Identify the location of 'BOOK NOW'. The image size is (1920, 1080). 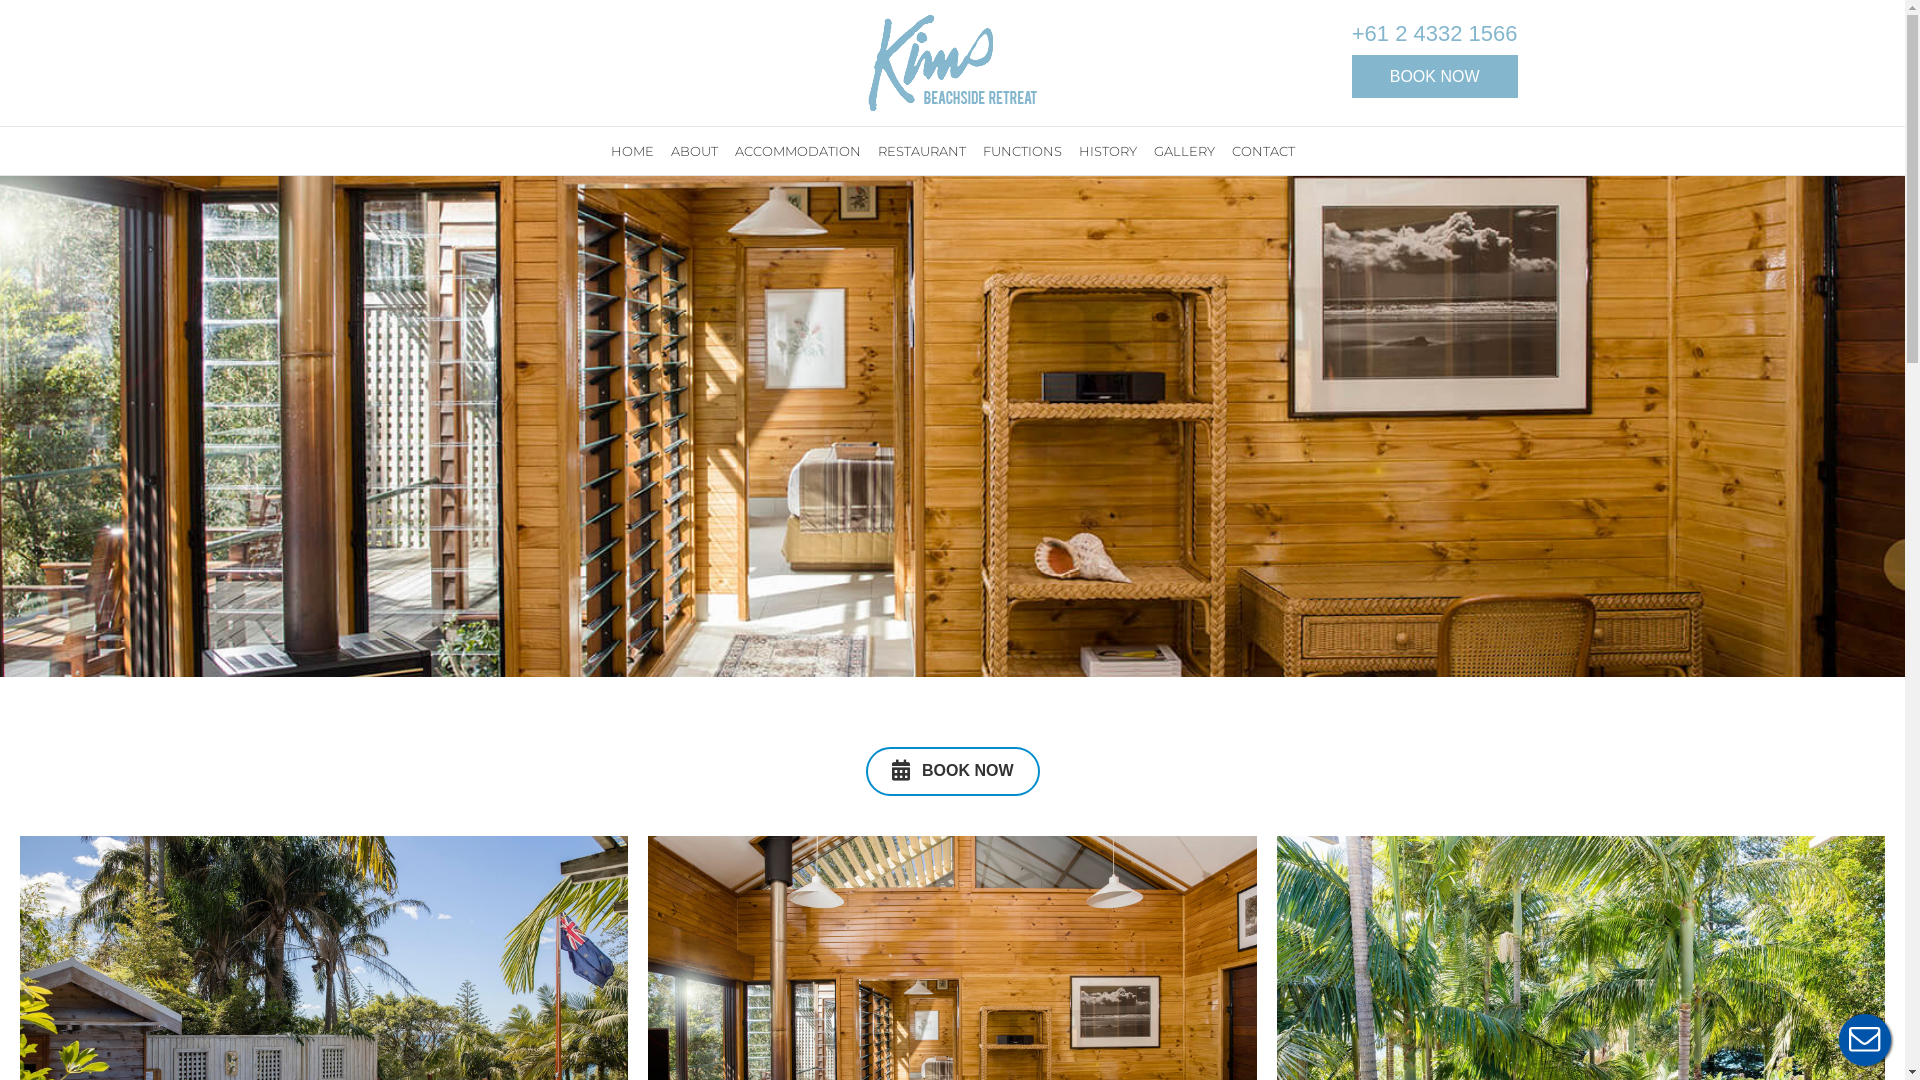
(1434, 75).